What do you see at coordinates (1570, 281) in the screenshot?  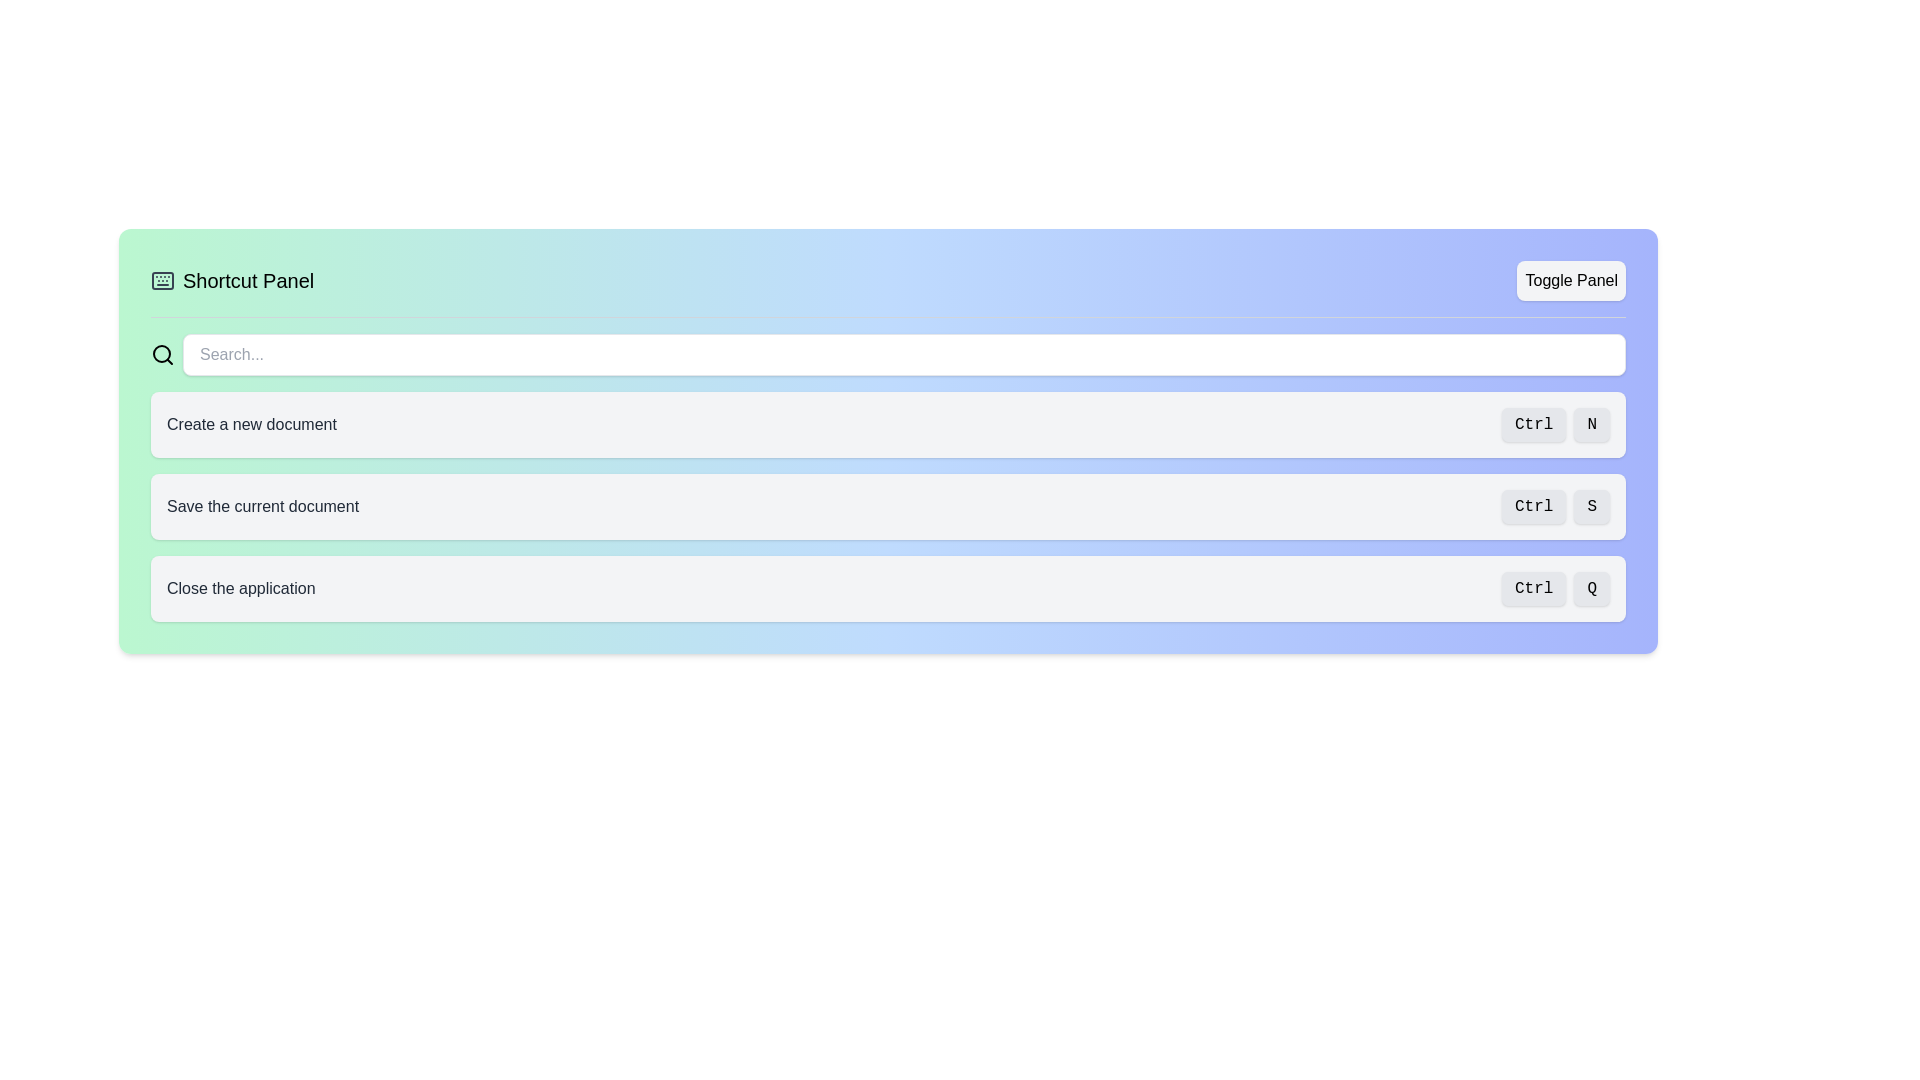 I see `the 'Toggle Panel' button, which is a rectangular button with black text on a light gray background, located at the top-right corner of the 'Shortcut Panel' section` at bounding box center [1570, 281].